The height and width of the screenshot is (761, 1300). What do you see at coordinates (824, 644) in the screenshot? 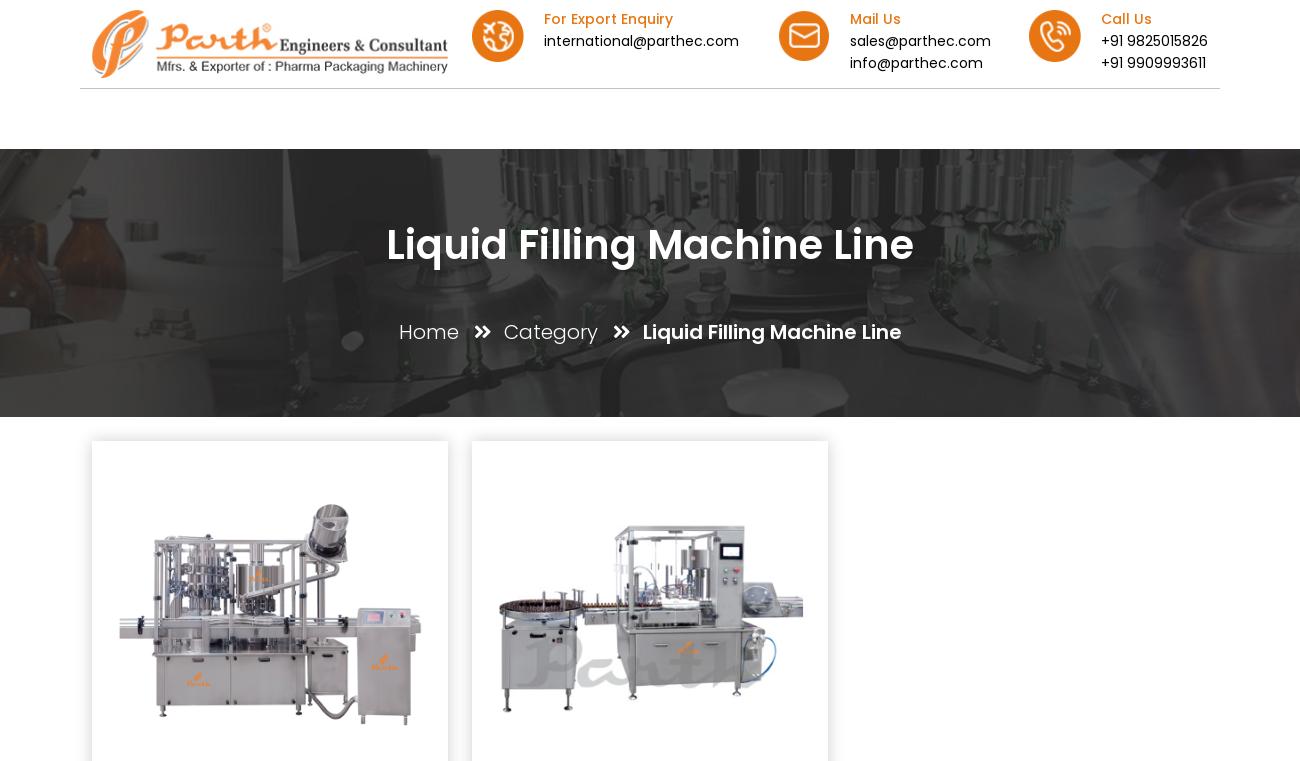
I see `'+91-9825015825'` at bounding box center [824, 644].